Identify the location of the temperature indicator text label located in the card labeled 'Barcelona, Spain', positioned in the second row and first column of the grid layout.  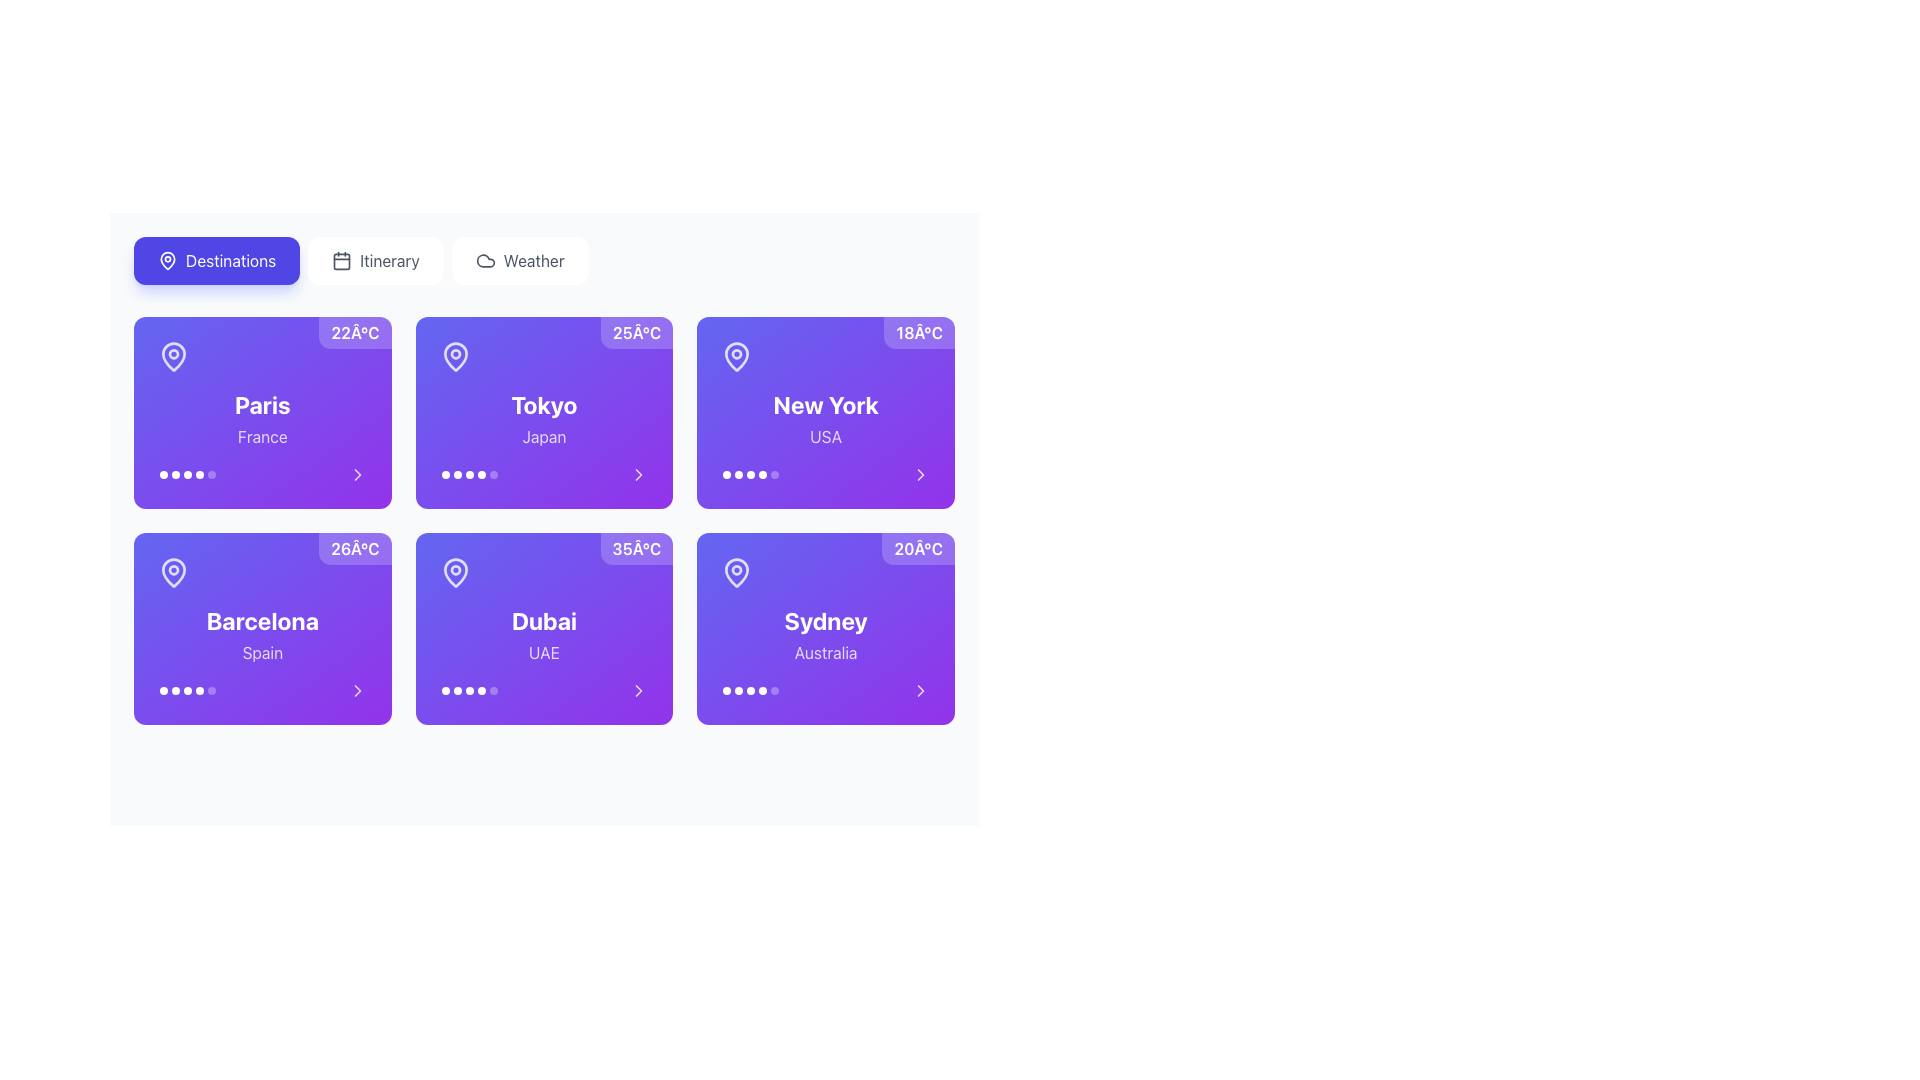
(355, 548).